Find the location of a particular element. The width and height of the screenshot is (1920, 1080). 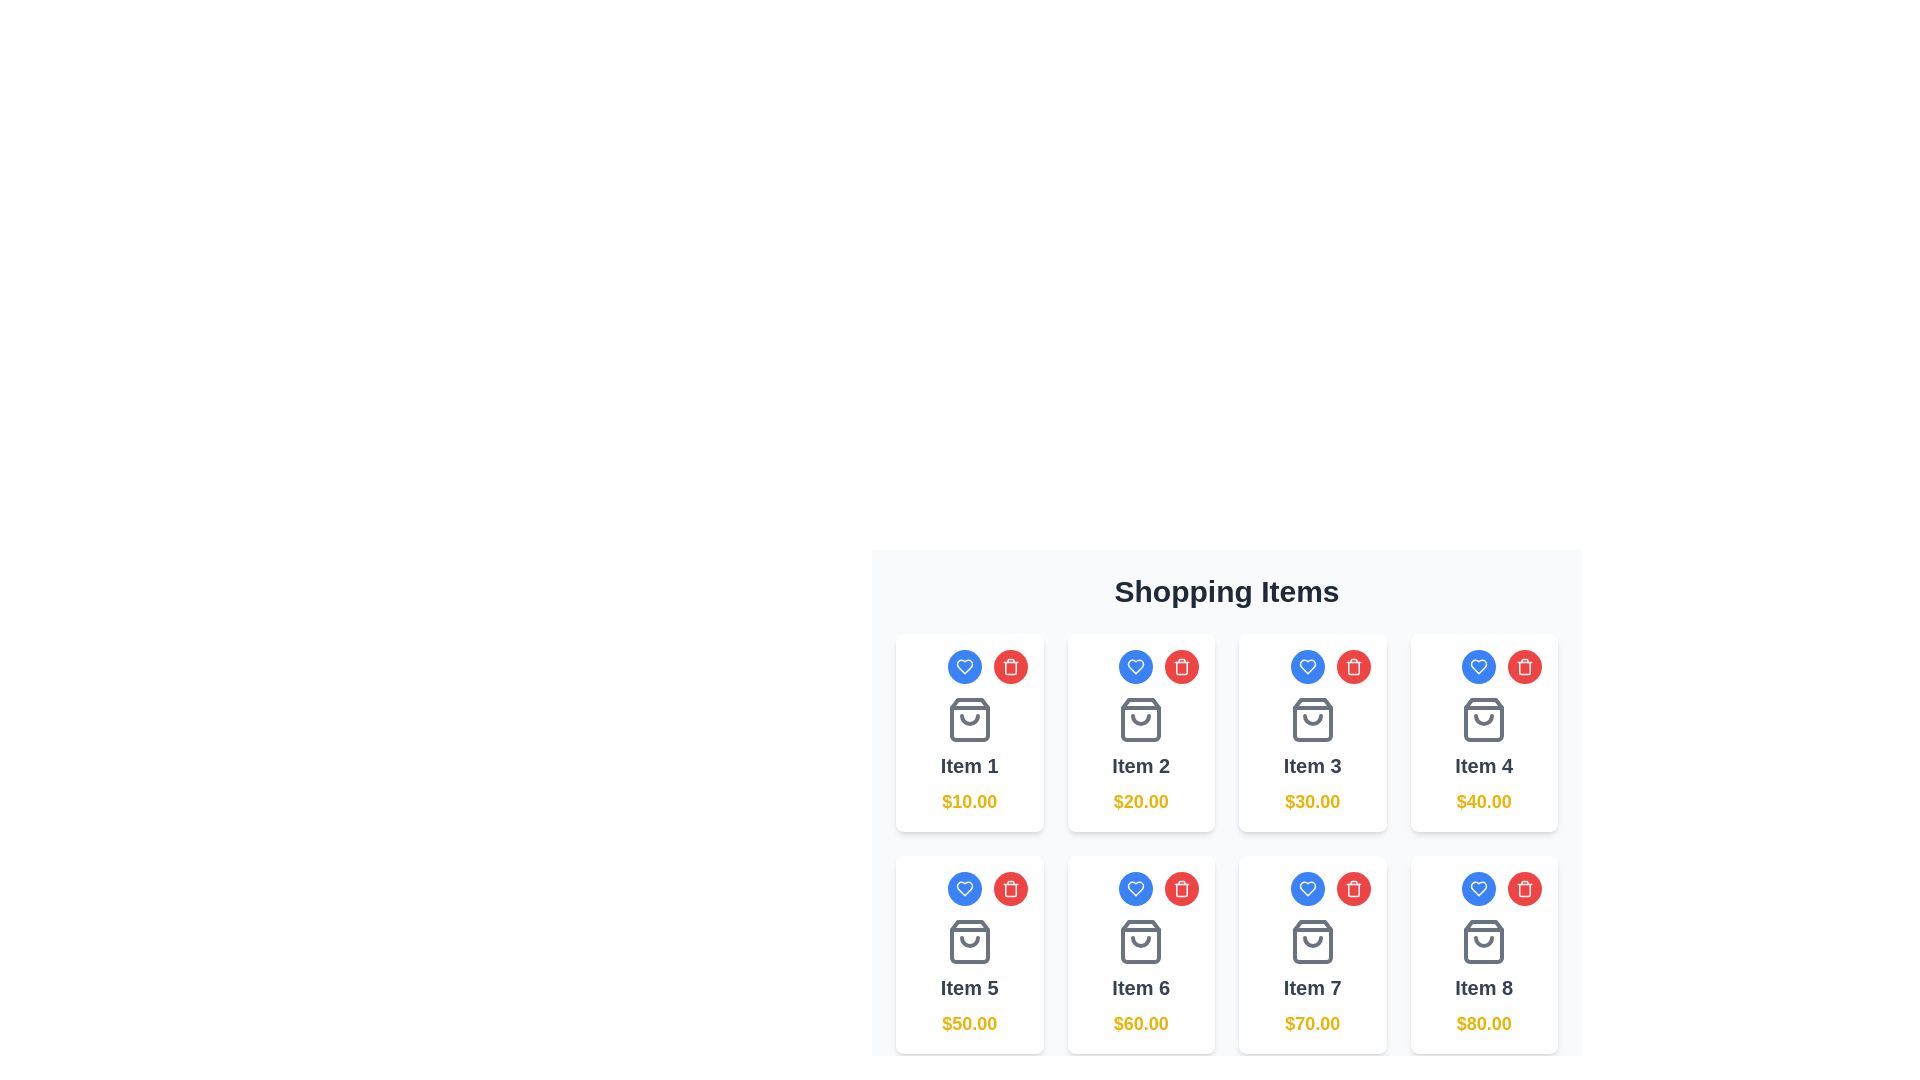

displayed price from the text label located below the 'Item 2' title in the shopping card for 'Item 2' is located at coordinates (1141, 801).